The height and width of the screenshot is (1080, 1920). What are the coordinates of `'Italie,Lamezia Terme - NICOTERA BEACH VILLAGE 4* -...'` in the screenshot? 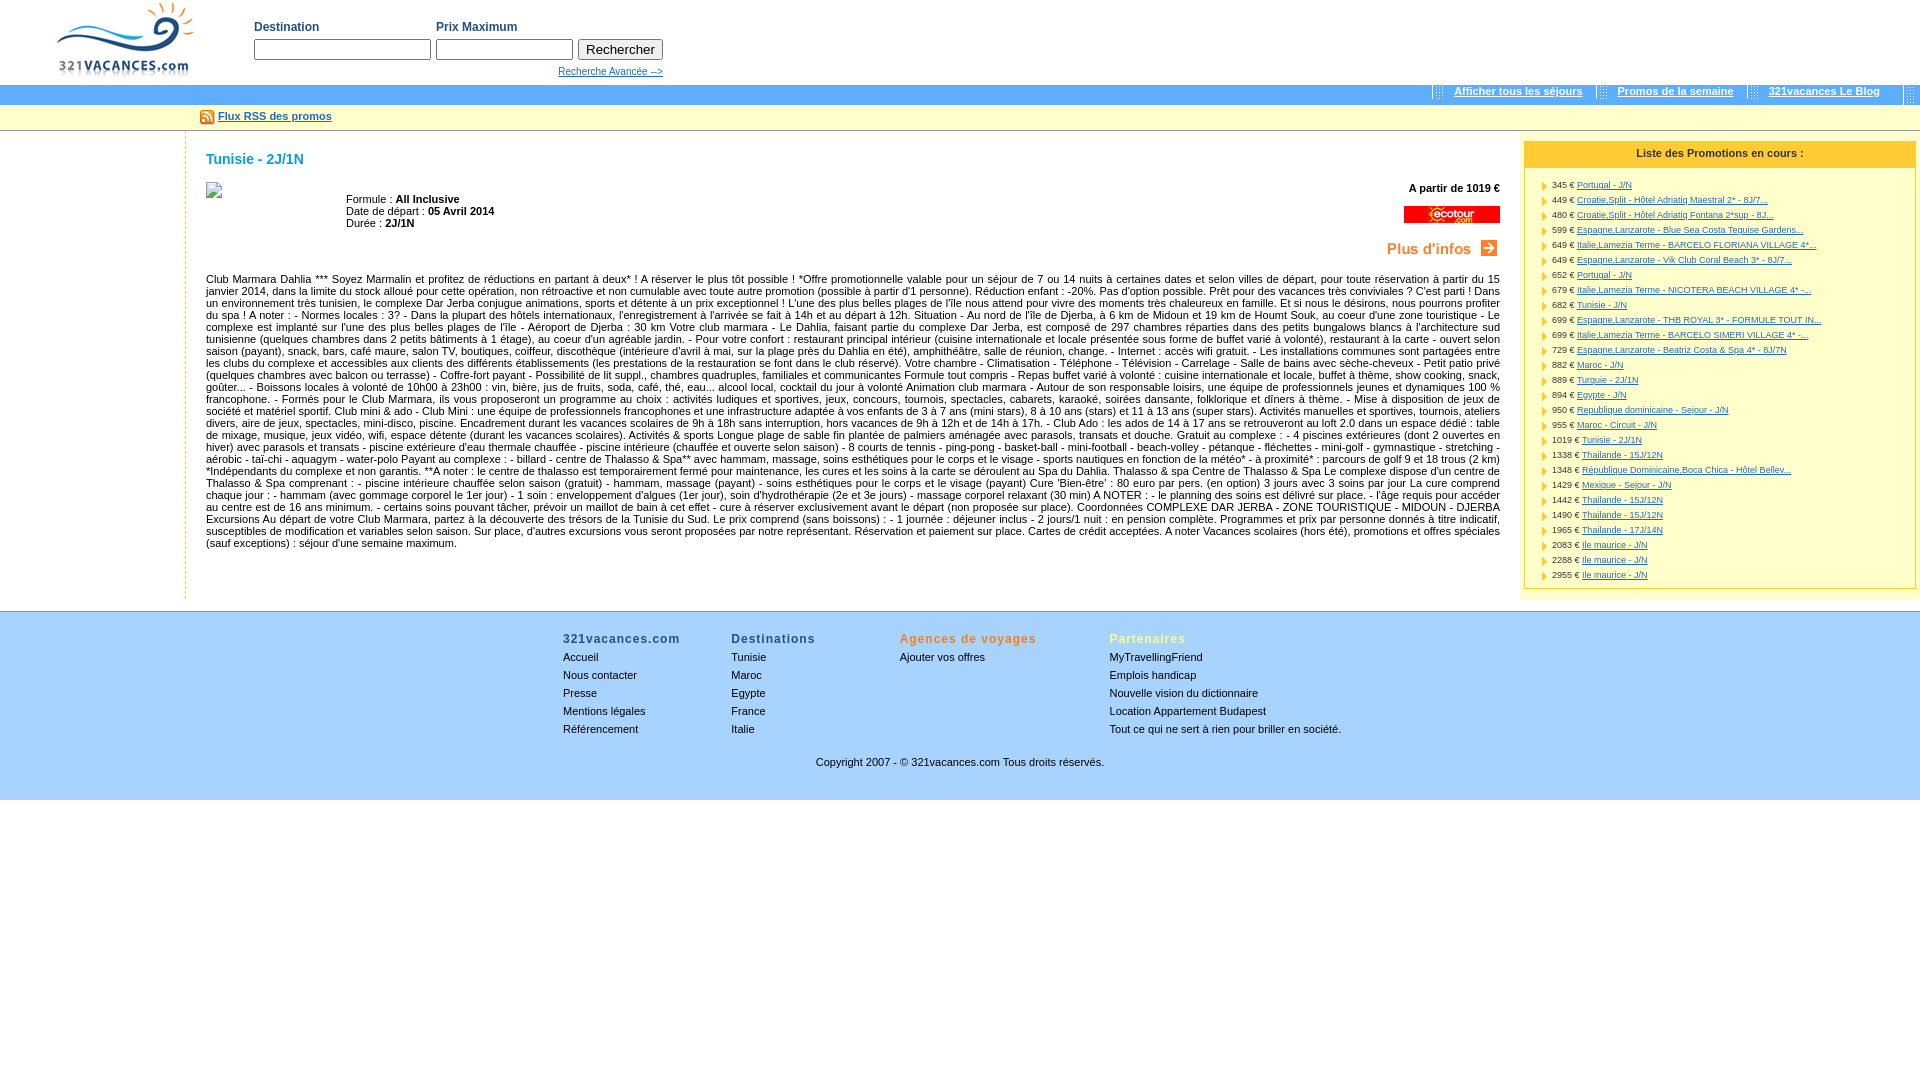 It's located at (1693, 289).